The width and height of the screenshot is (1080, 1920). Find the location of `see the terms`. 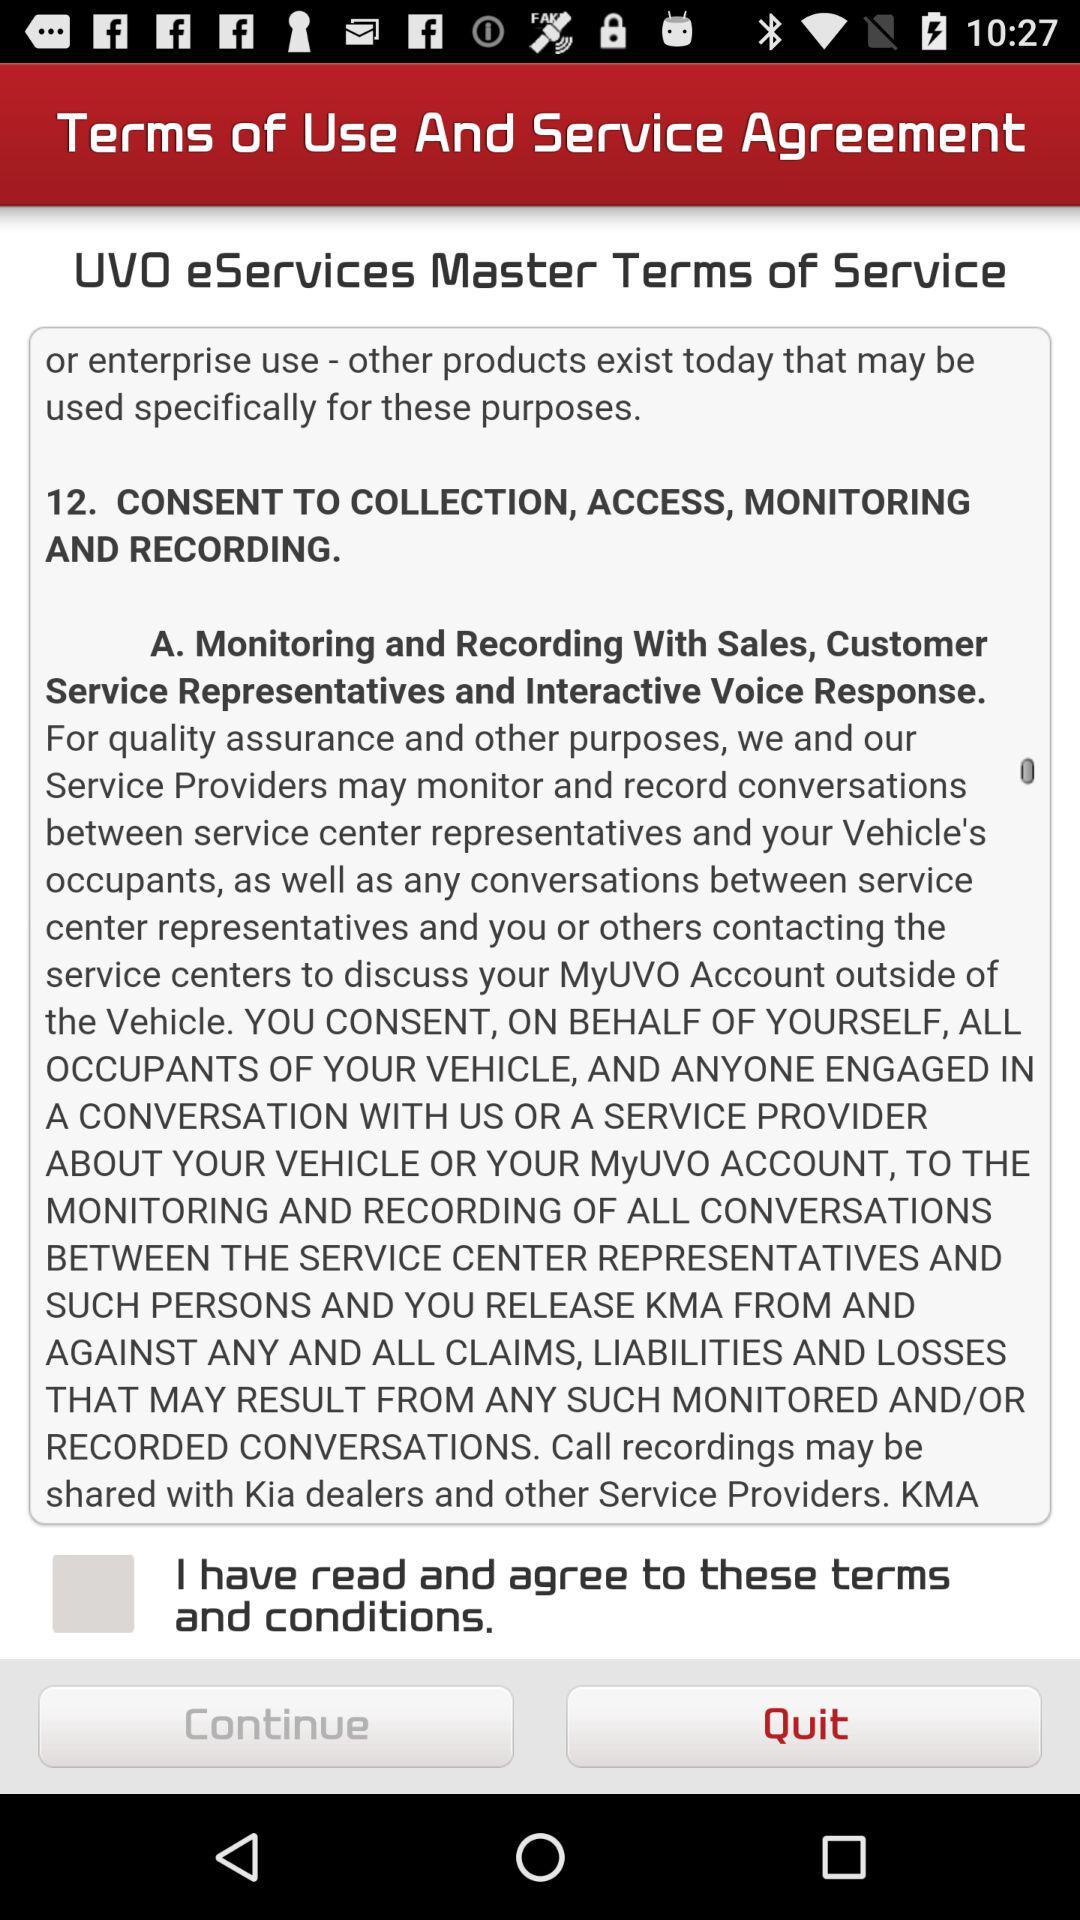

see the terms is located at coordinates (540, 924).